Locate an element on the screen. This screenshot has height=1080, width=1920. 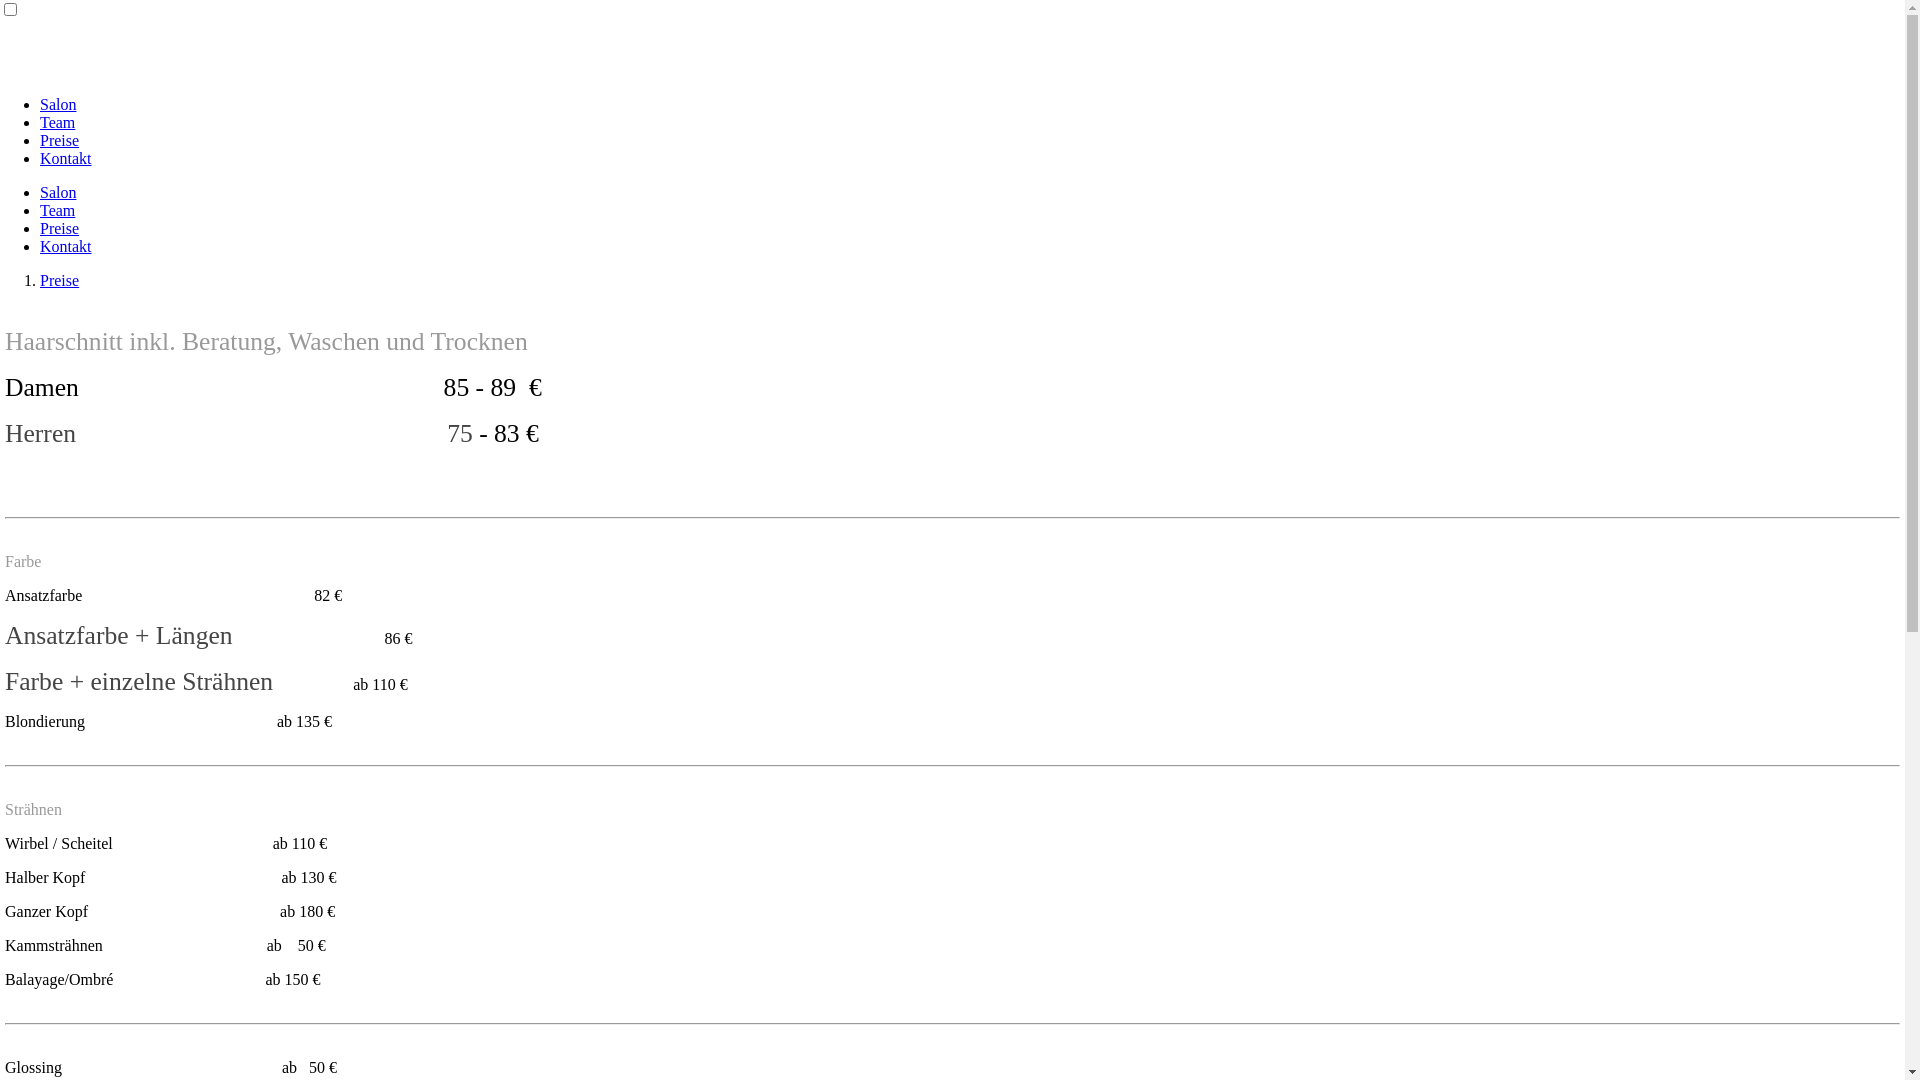
'Team' is located at coordinates (57, 122).